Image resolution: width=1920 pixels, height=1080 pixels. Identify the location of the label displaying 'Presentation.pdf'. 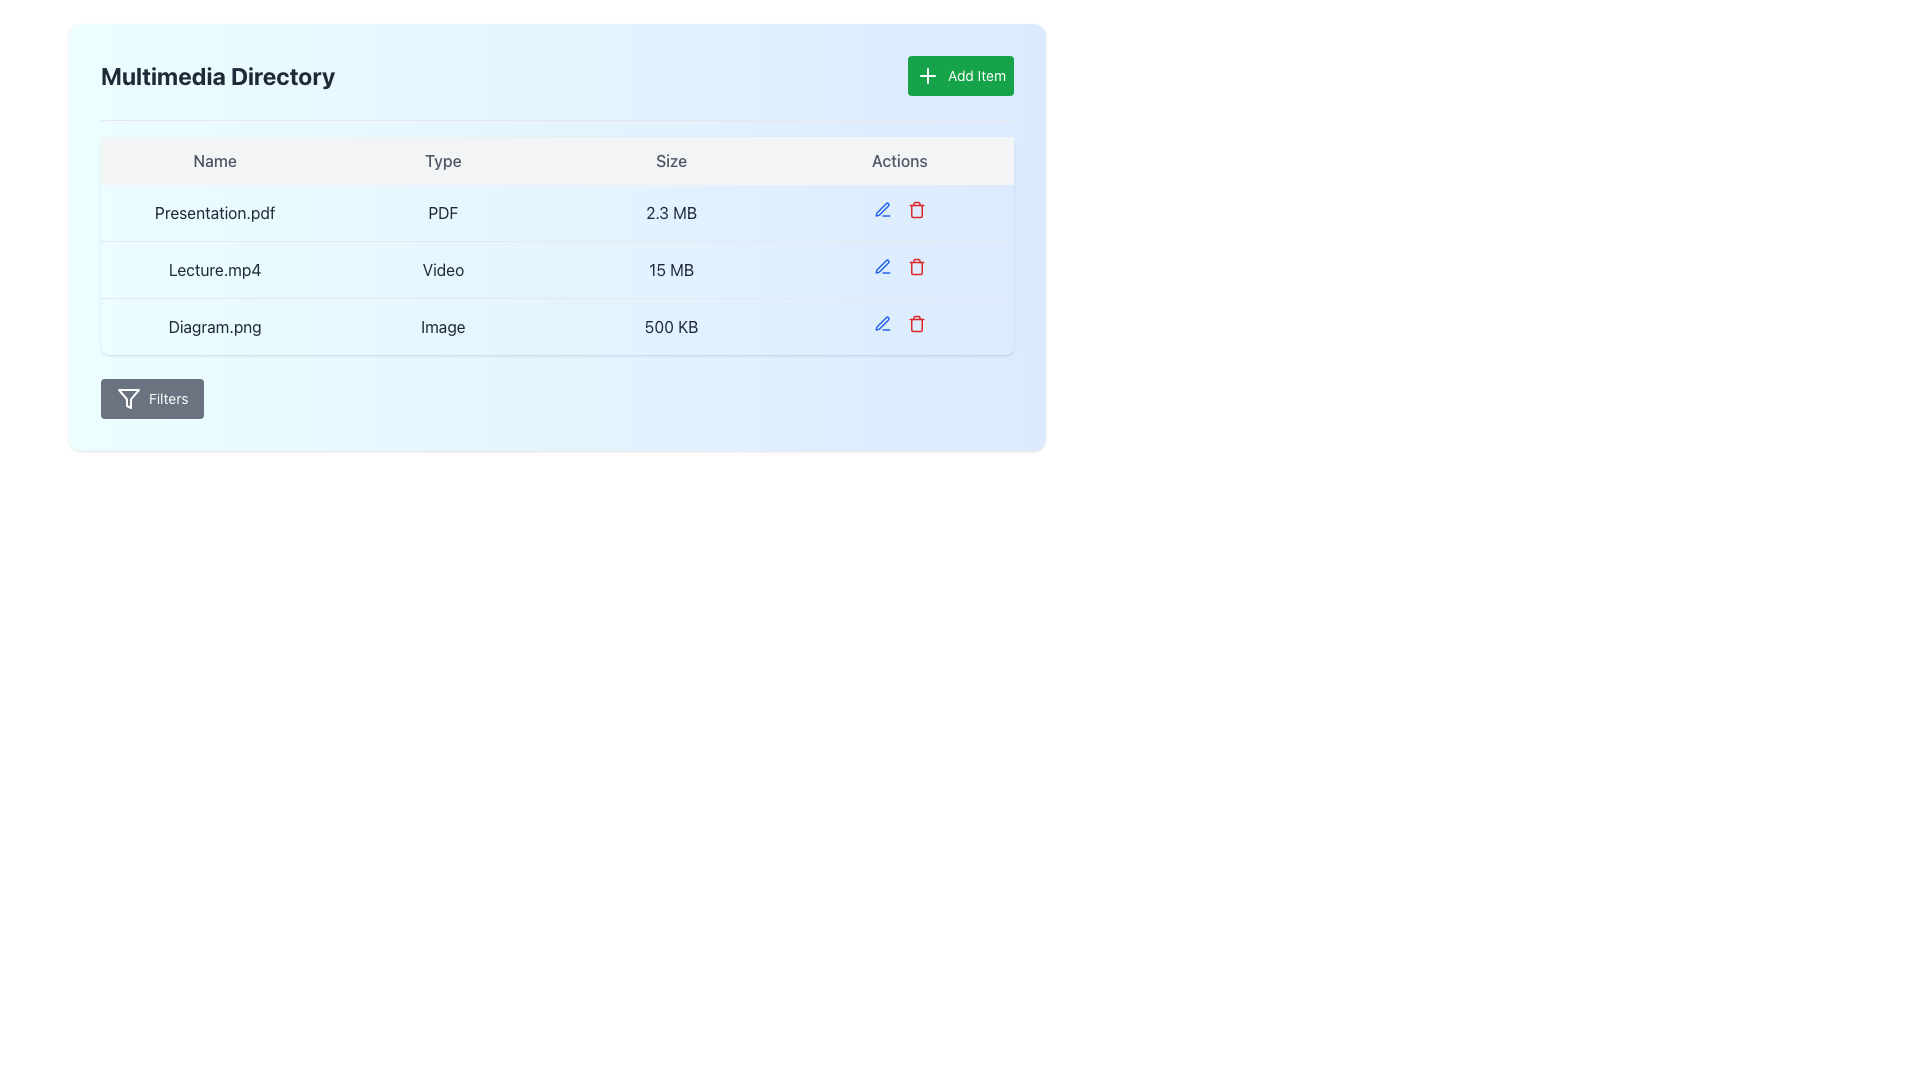
(215, 212).